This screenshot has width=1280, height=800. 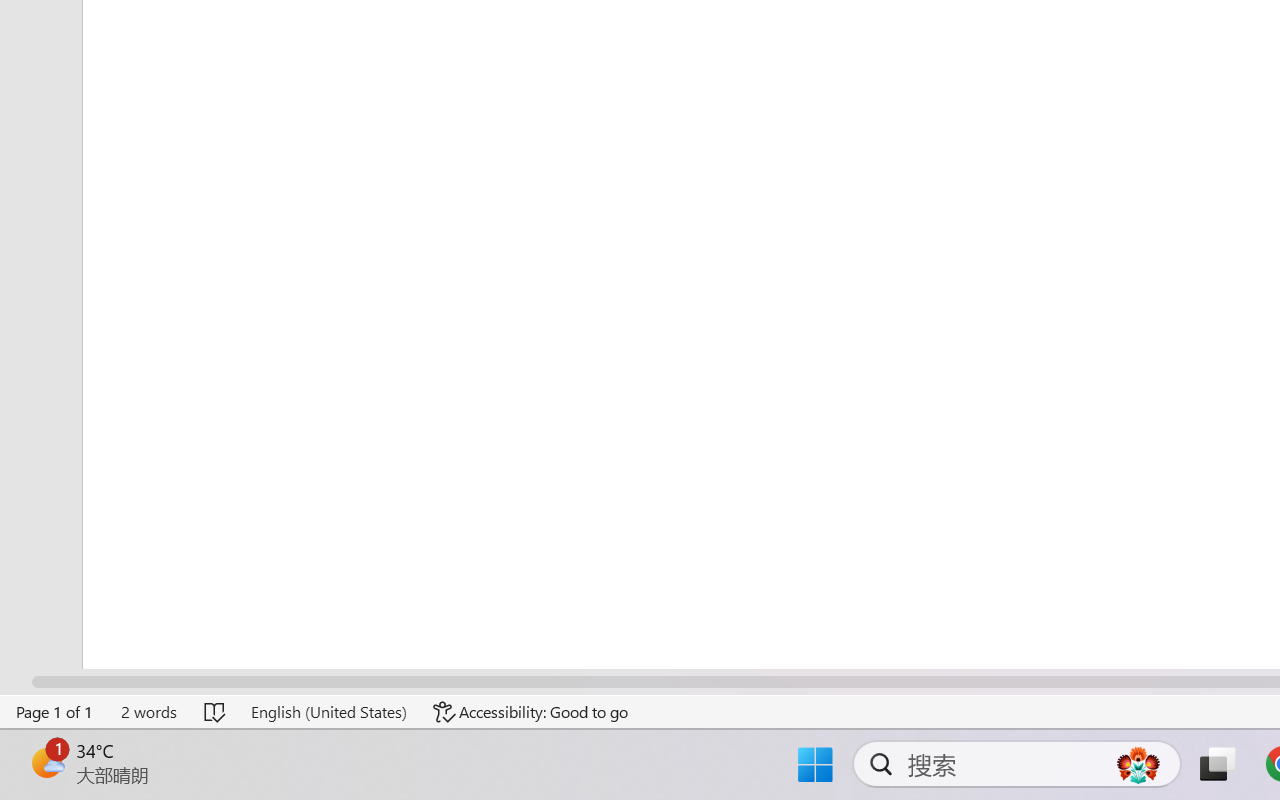 What do you see at coordinates (46, 762) in the screenshot?
I see `'AutomationID: BadgeAnchorLargeTicker'` at bounding box center [46, 762].